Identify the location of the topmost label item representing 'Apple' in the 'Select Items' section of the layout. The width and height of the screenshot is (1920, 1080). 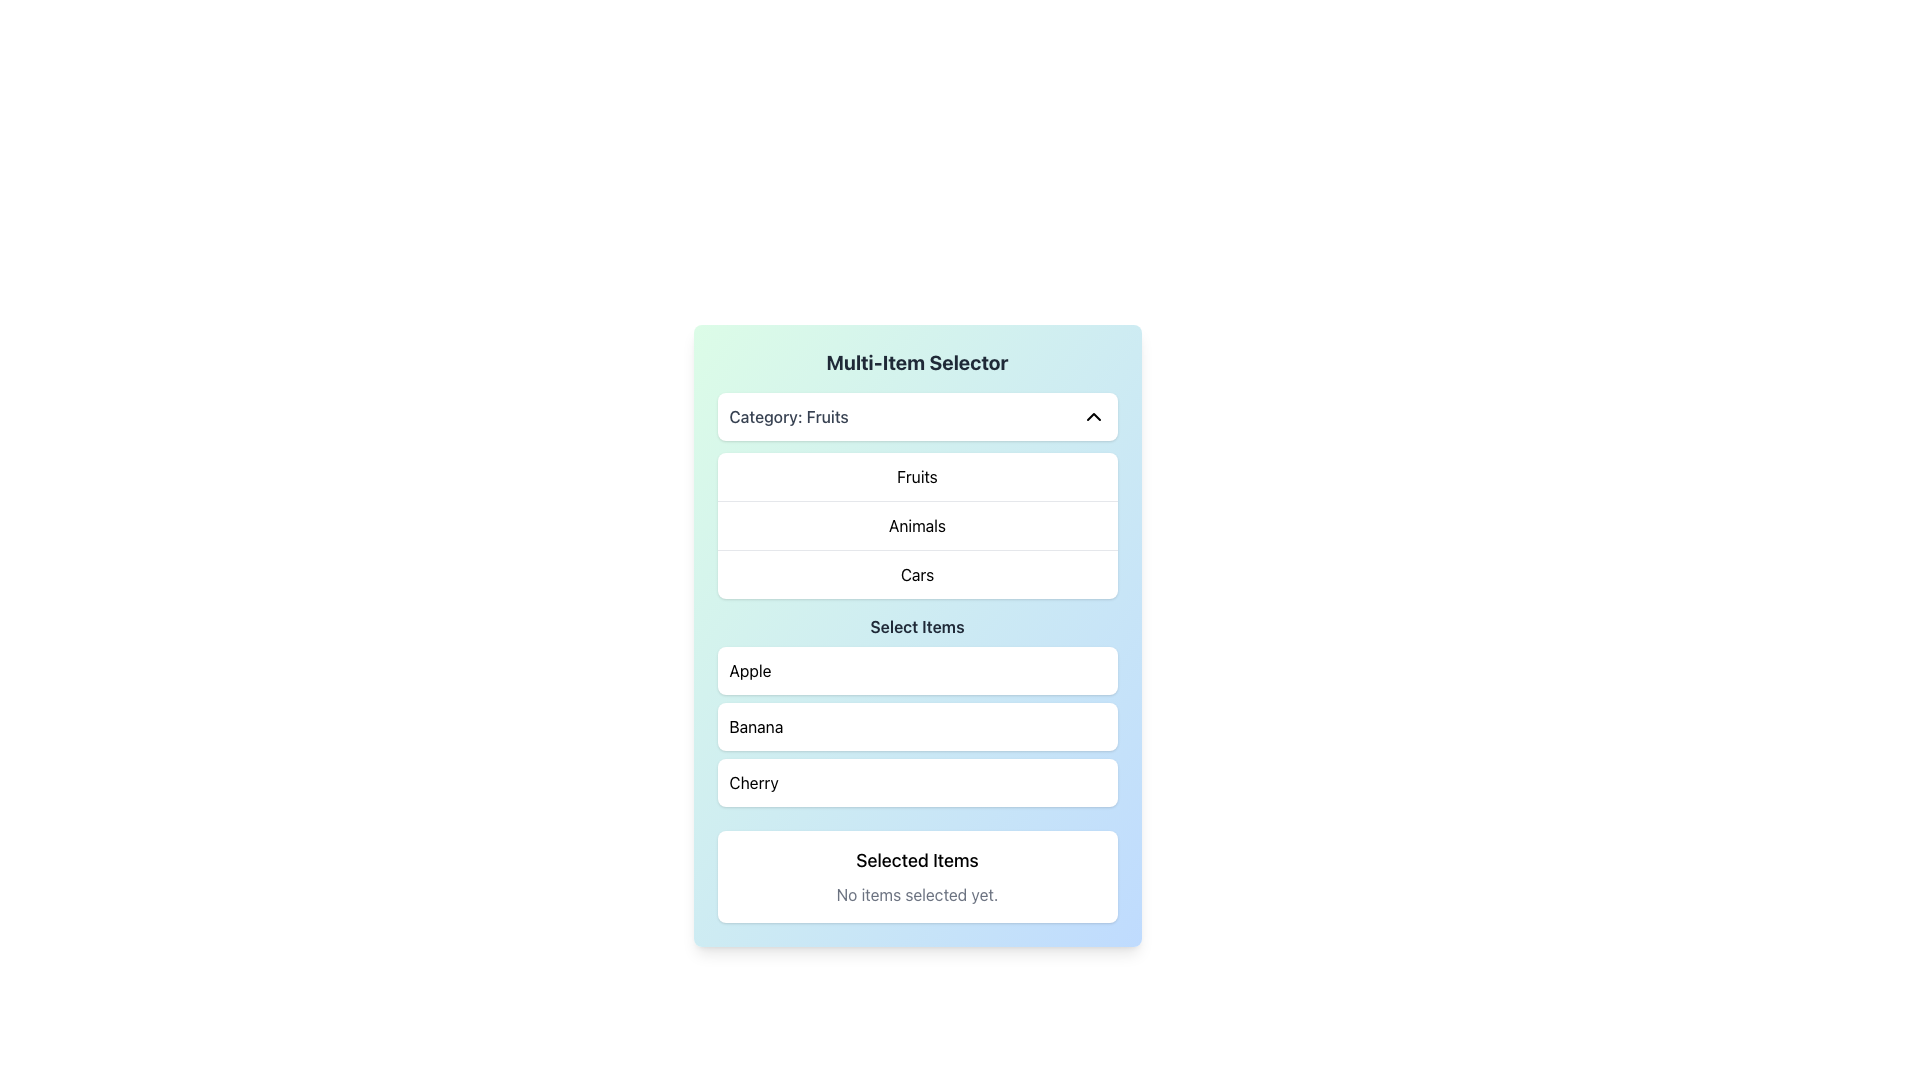
(749, 671).